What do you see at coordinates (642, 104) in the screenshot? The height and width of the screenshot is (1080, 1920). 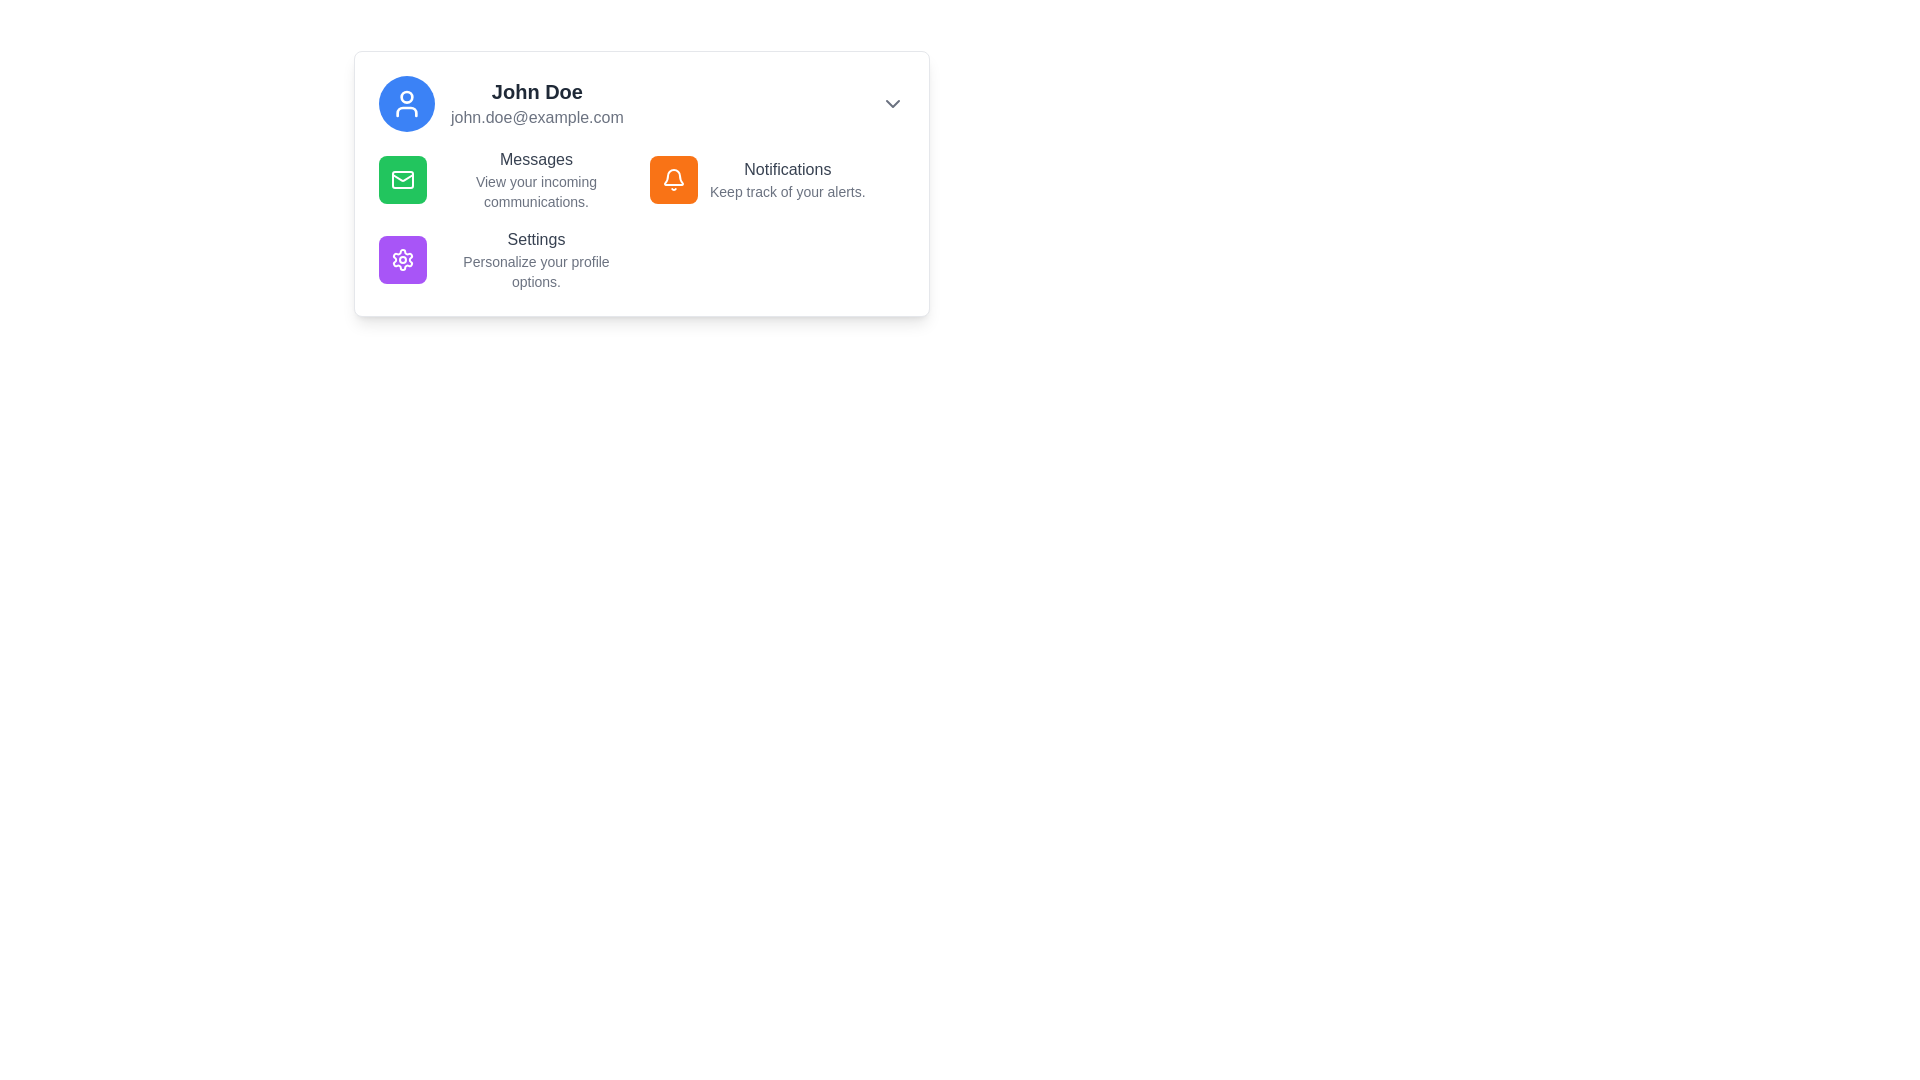 I see `the User profile summary dropdown to read the user details` at bounding box center [642, 104].